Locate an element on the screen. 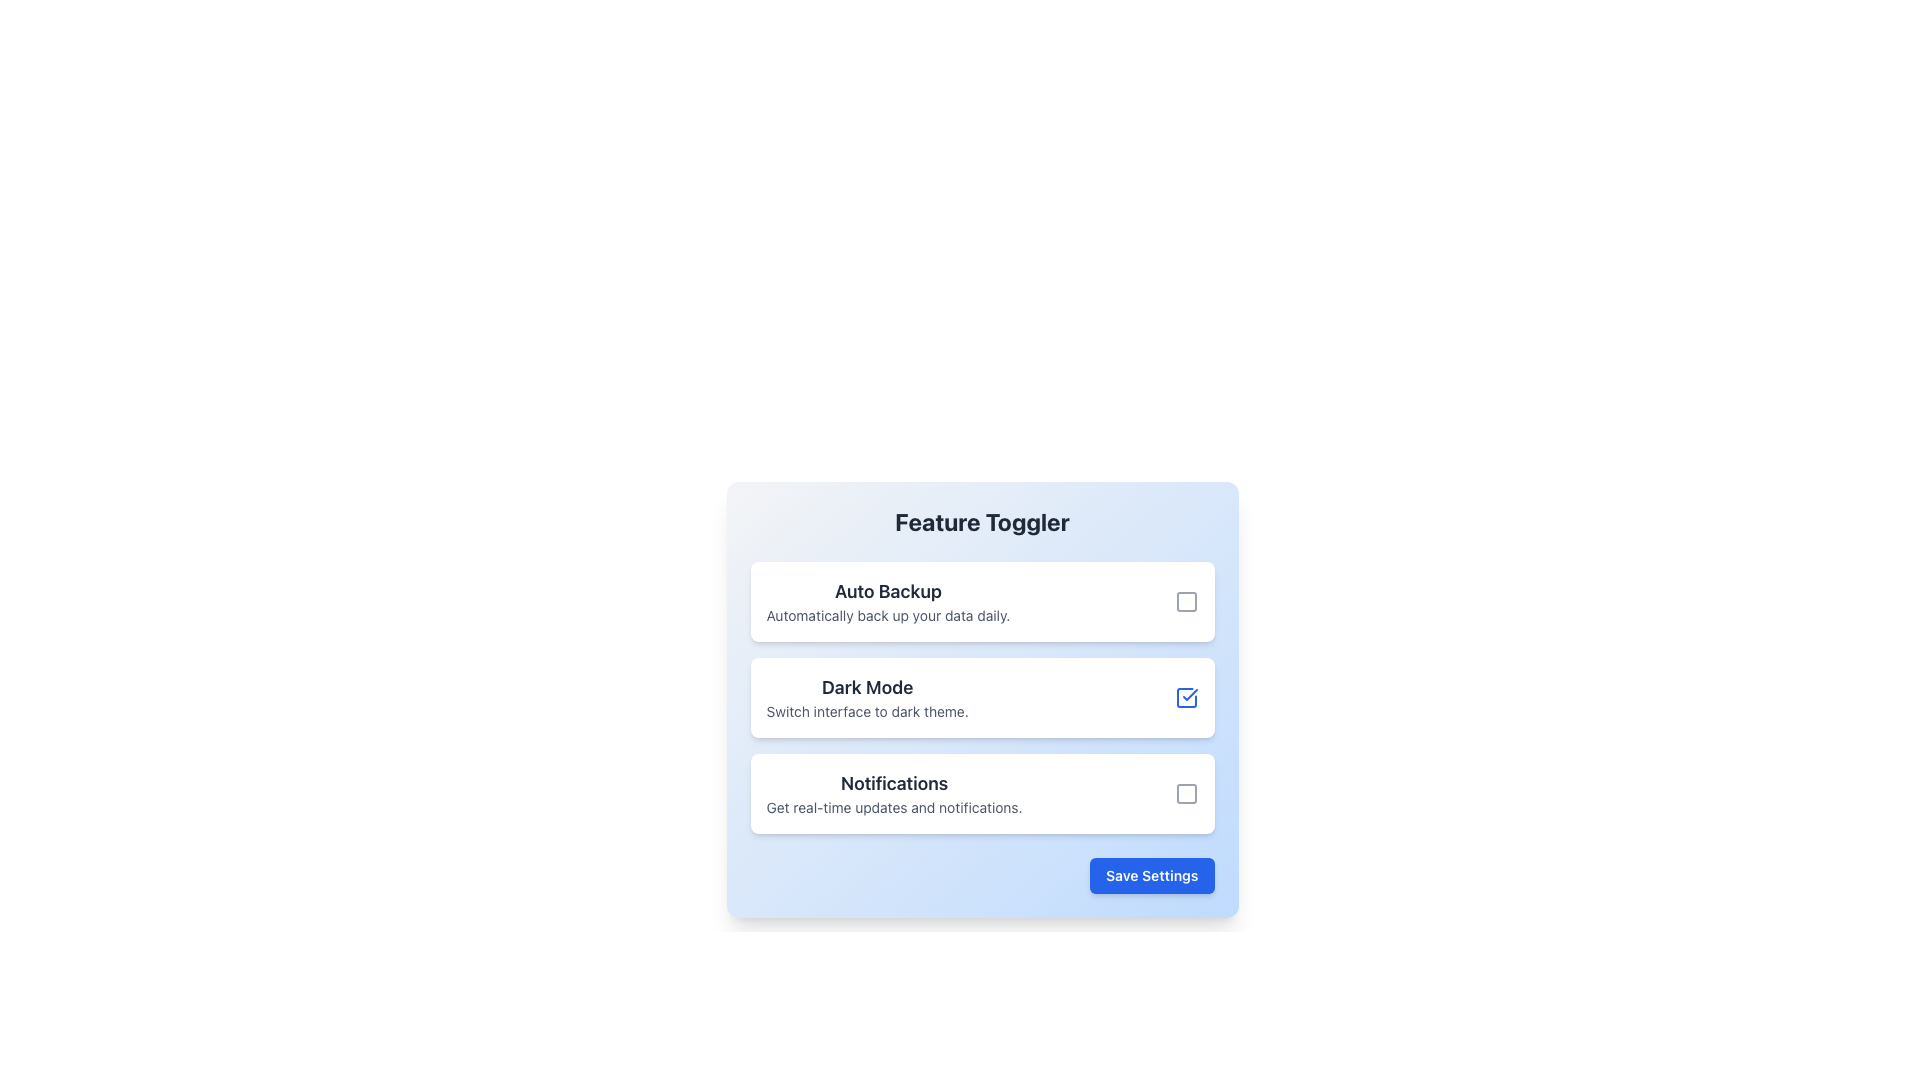  the top-left corner of the square outline within the blue checkmark SVG icon located on the right side of the 'Dark Mode' toggle option in the dialog box is located at coordinates (1186, 697).